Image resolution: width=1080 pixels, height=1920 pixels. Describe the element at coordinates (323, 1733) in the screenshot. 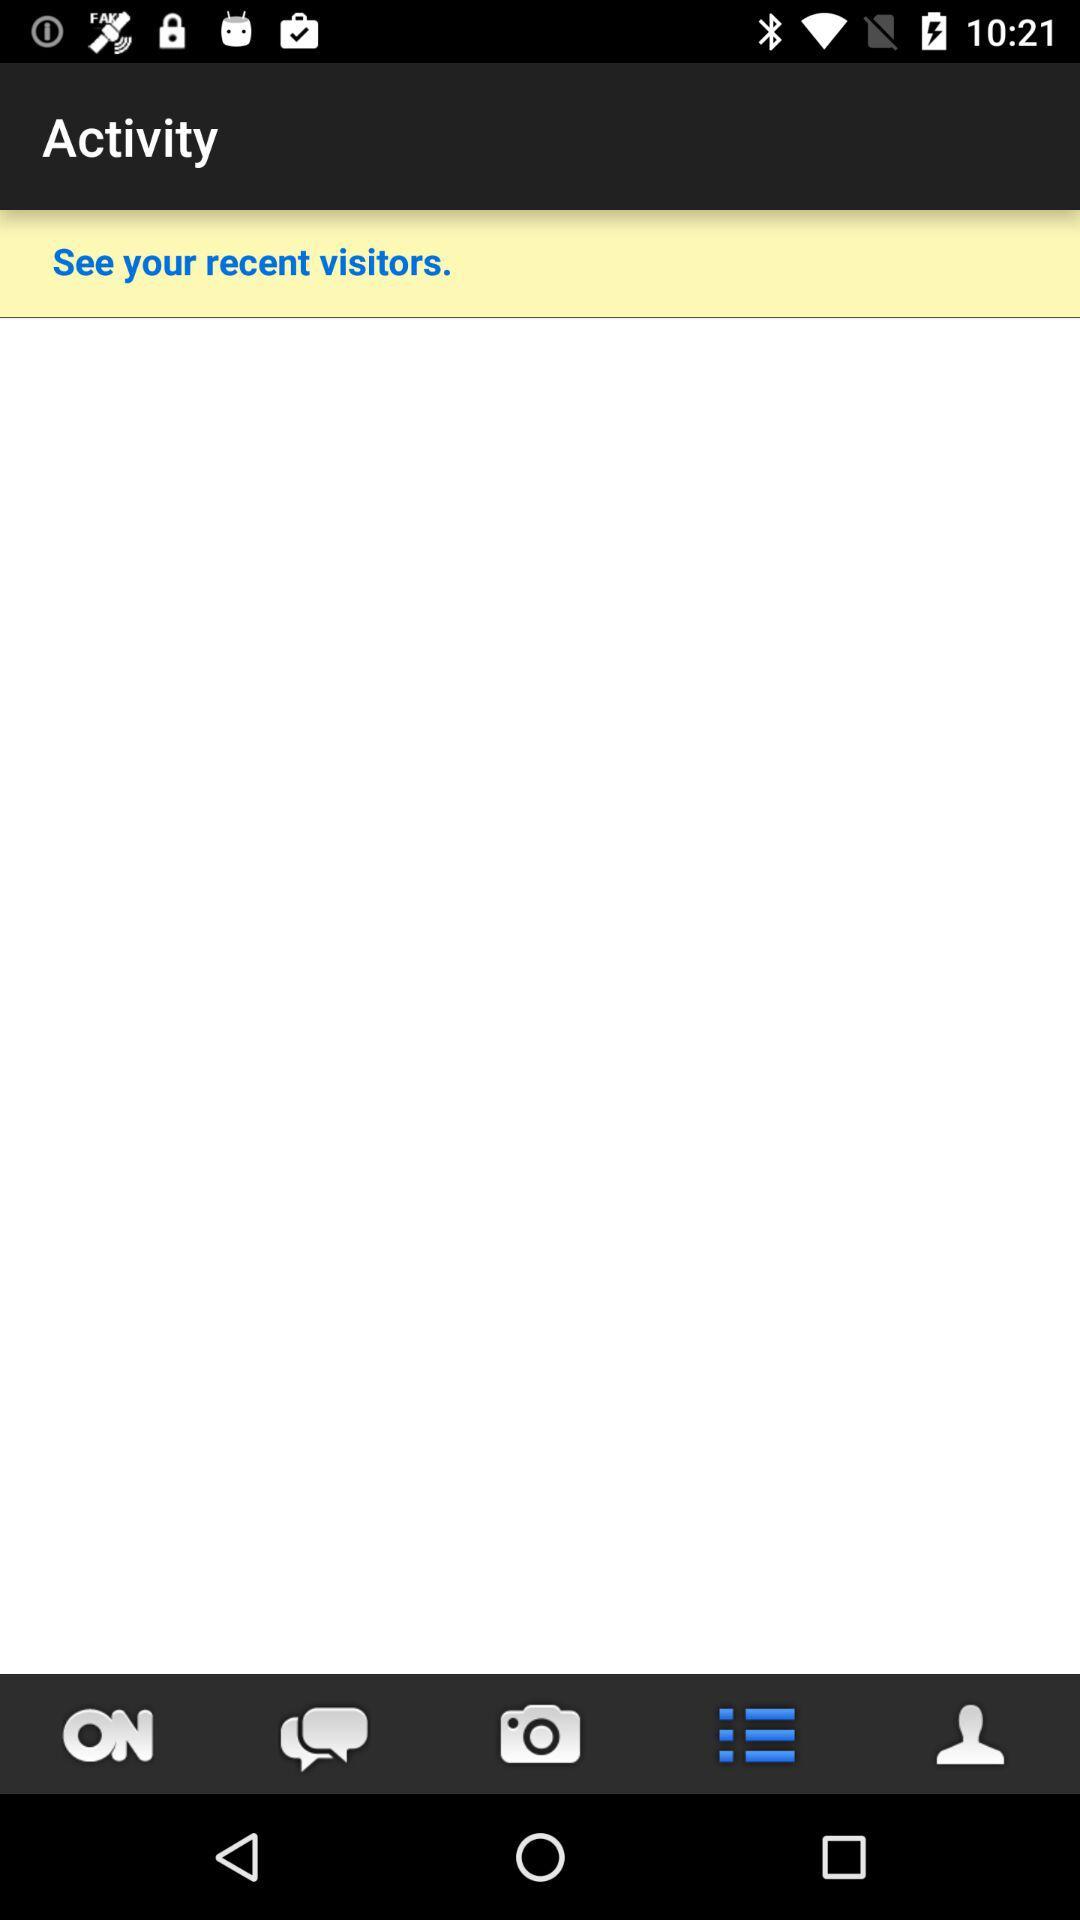

I see `conversation history option` at that location.